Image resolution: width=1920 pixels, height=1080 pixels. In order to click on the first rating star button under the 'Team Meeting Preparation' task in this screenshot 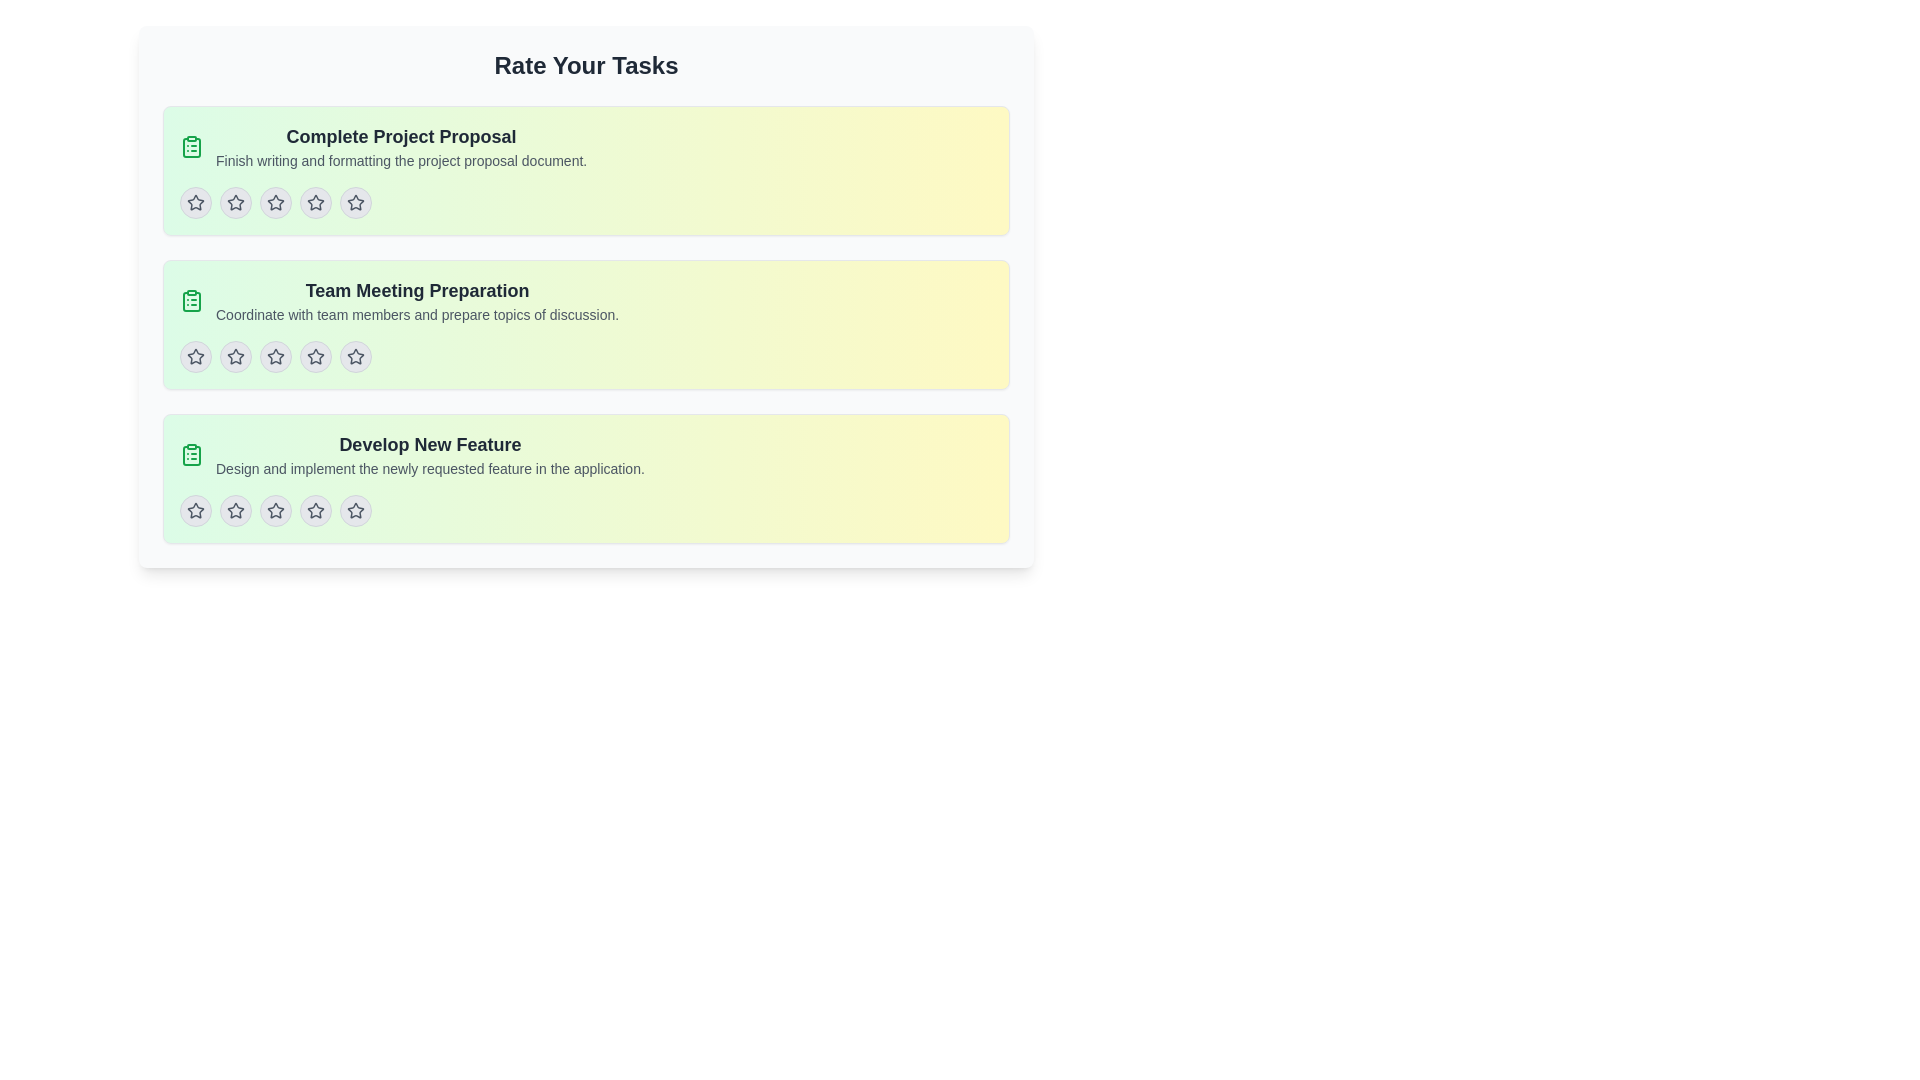, I will do `click(196, 356)`.